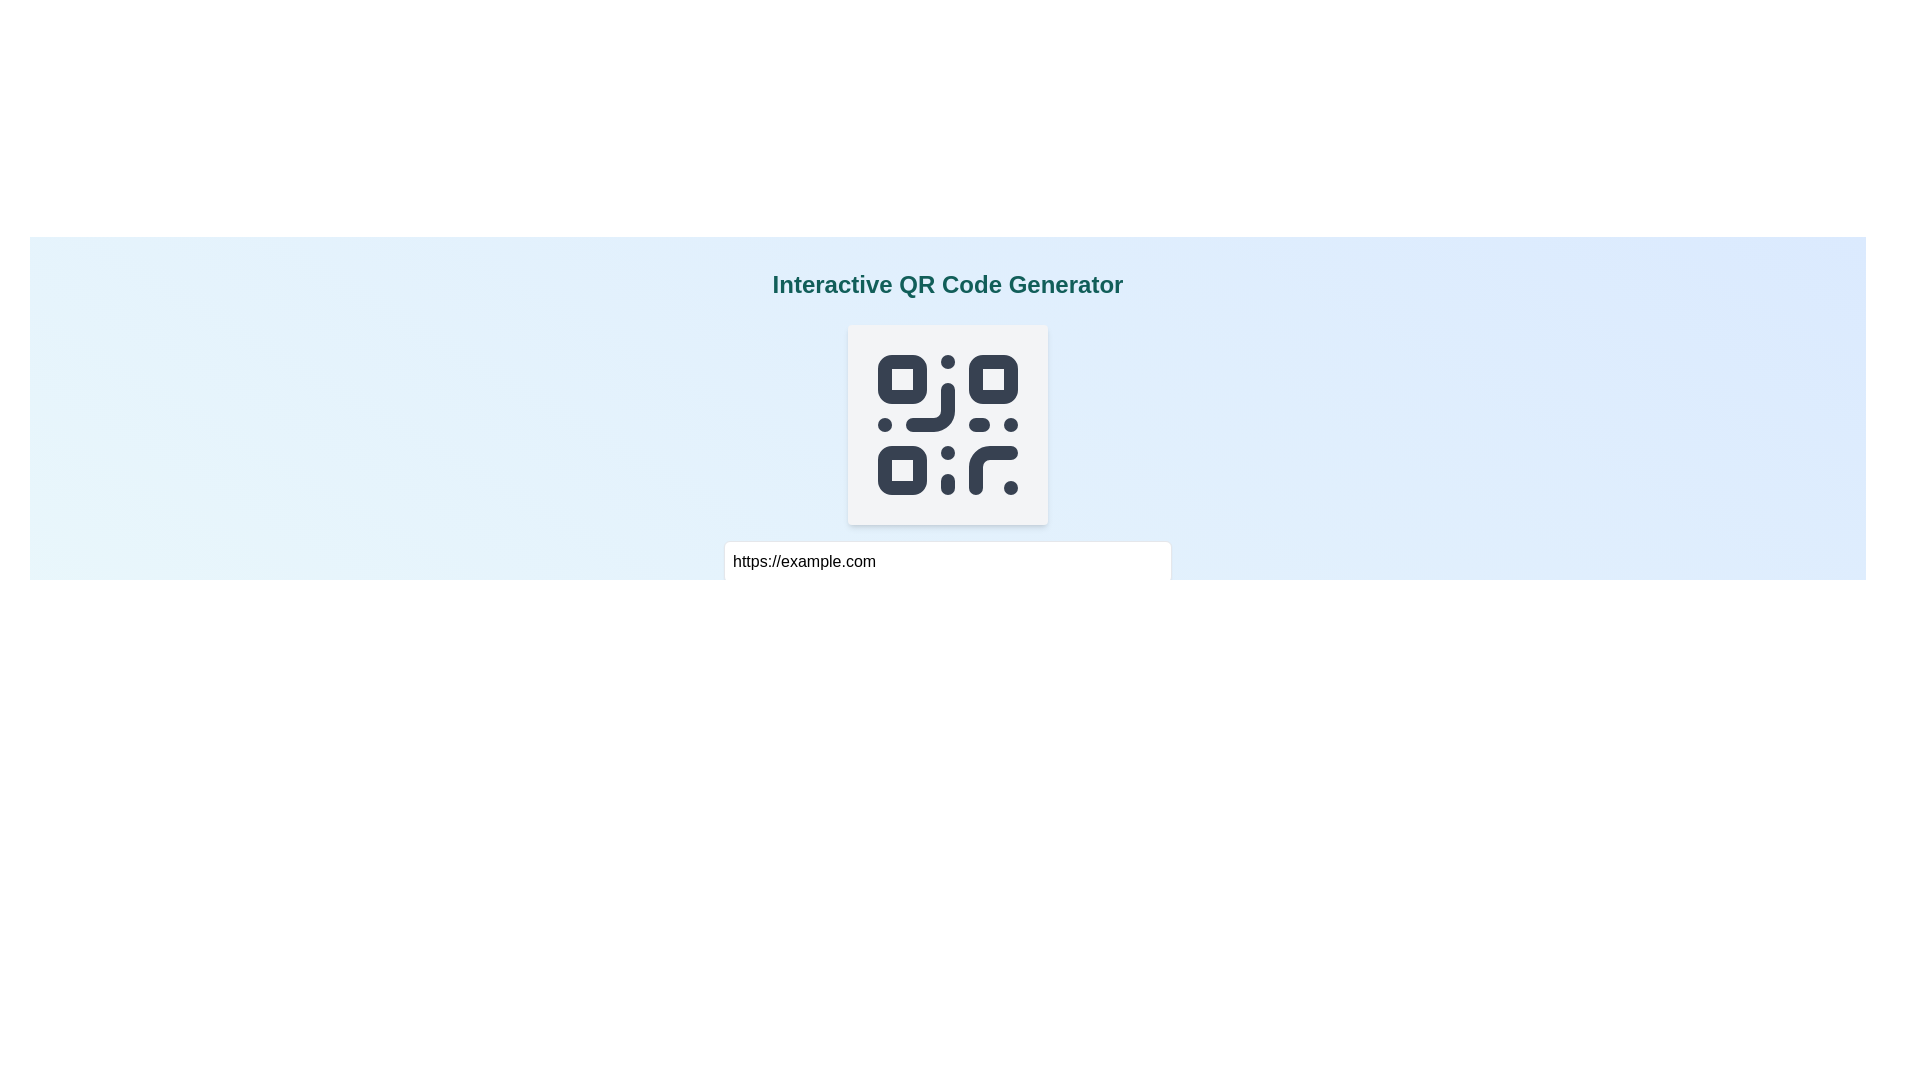 The image size is (1920, 1080). I want to click on the decorative graphical element that is a curved line in the upper right area of the QR code icon, so click(929, 406).